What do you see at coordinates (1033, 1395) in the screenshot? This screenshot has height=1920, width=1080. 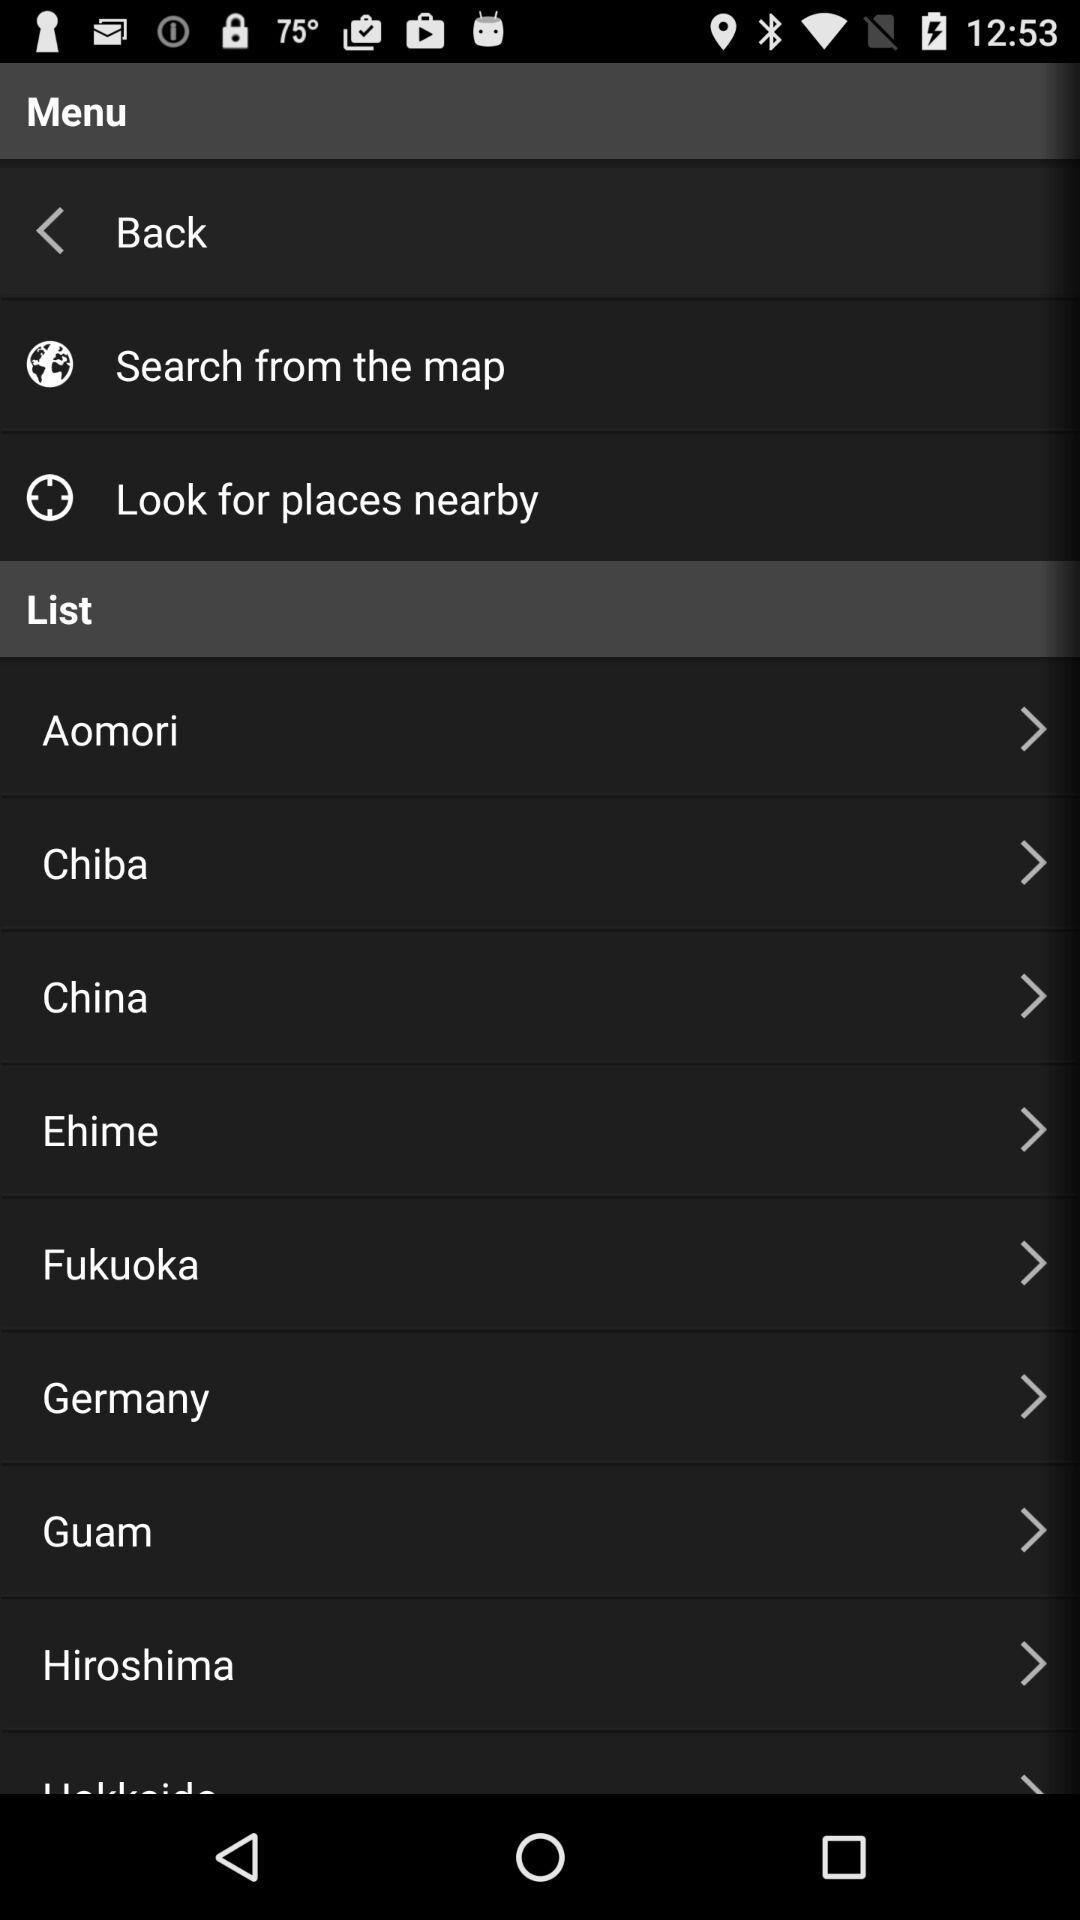 I see `the arrow option beside germany` at bounding box center [1033, 1395].